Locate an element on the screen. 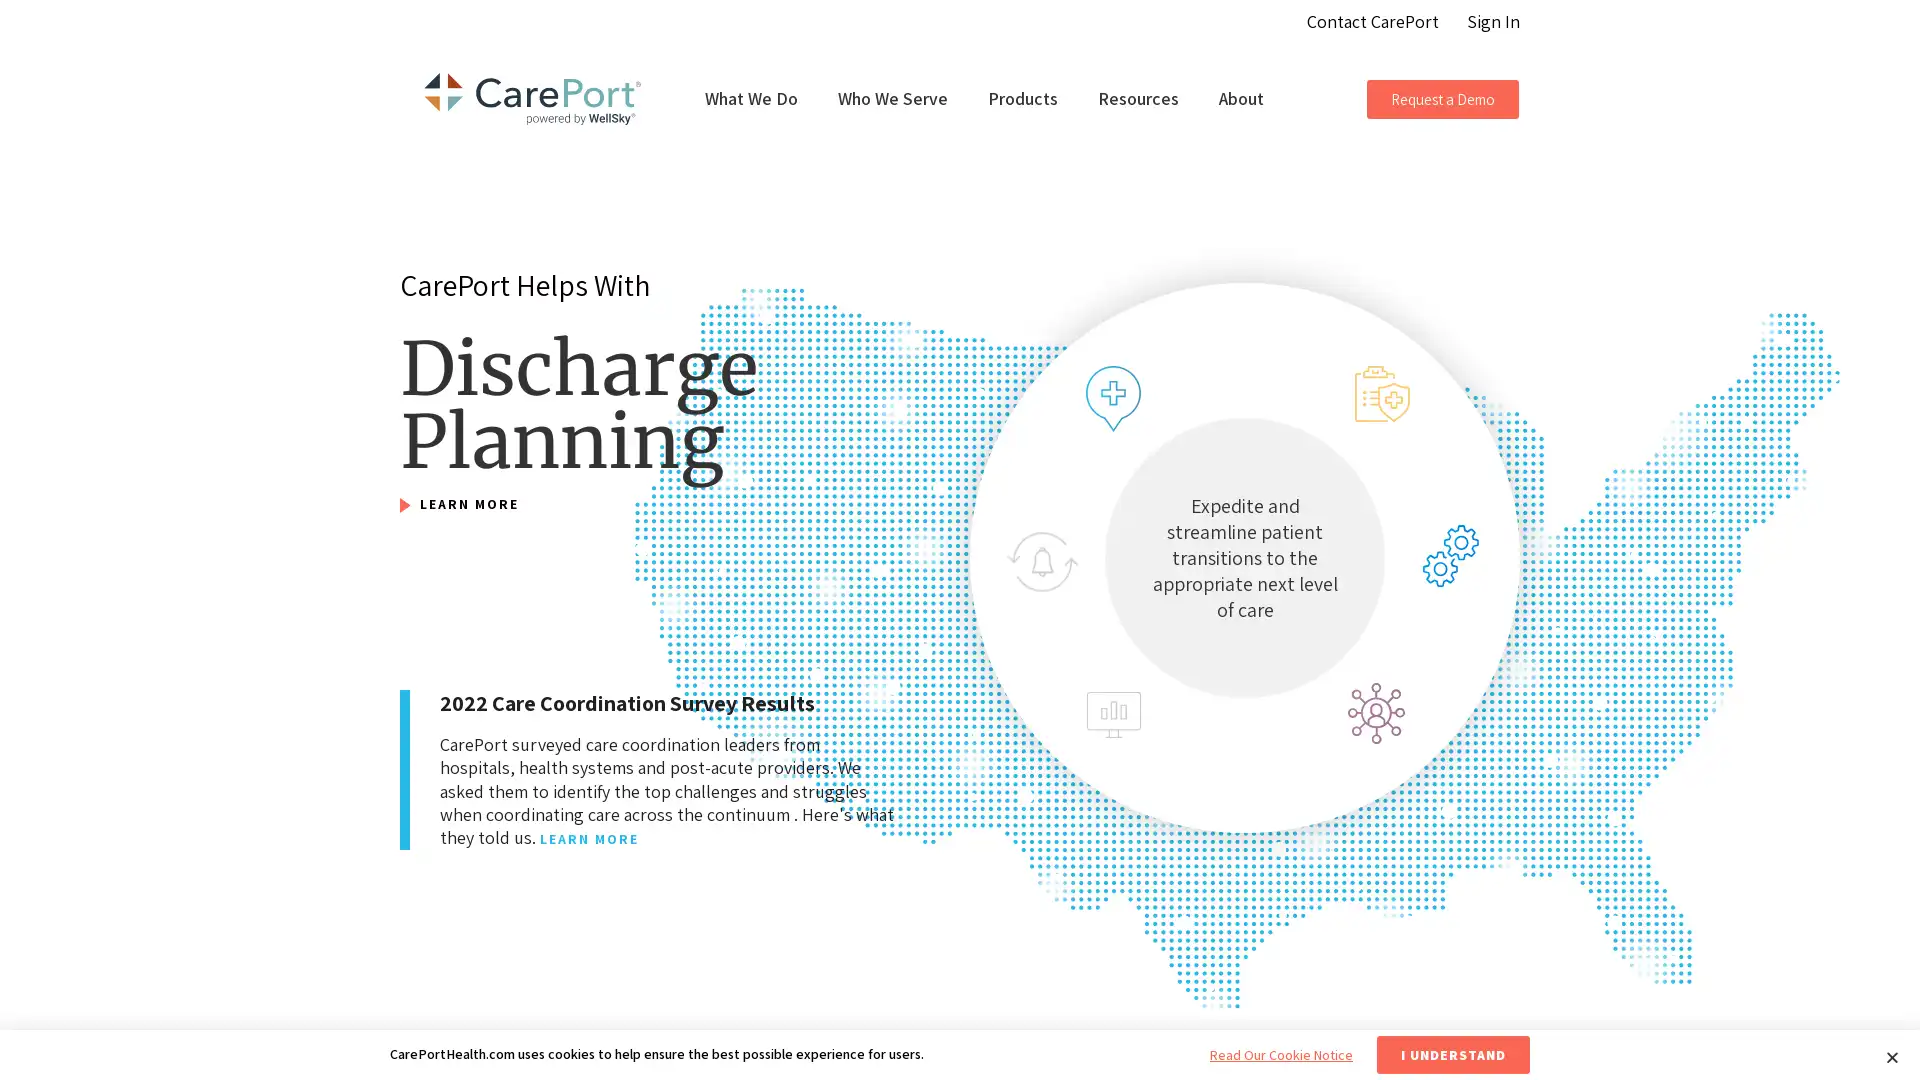 This screenshot has width=1920, height=1080. Read Our Cookie Notice is located at coordinates (1281, 1054).